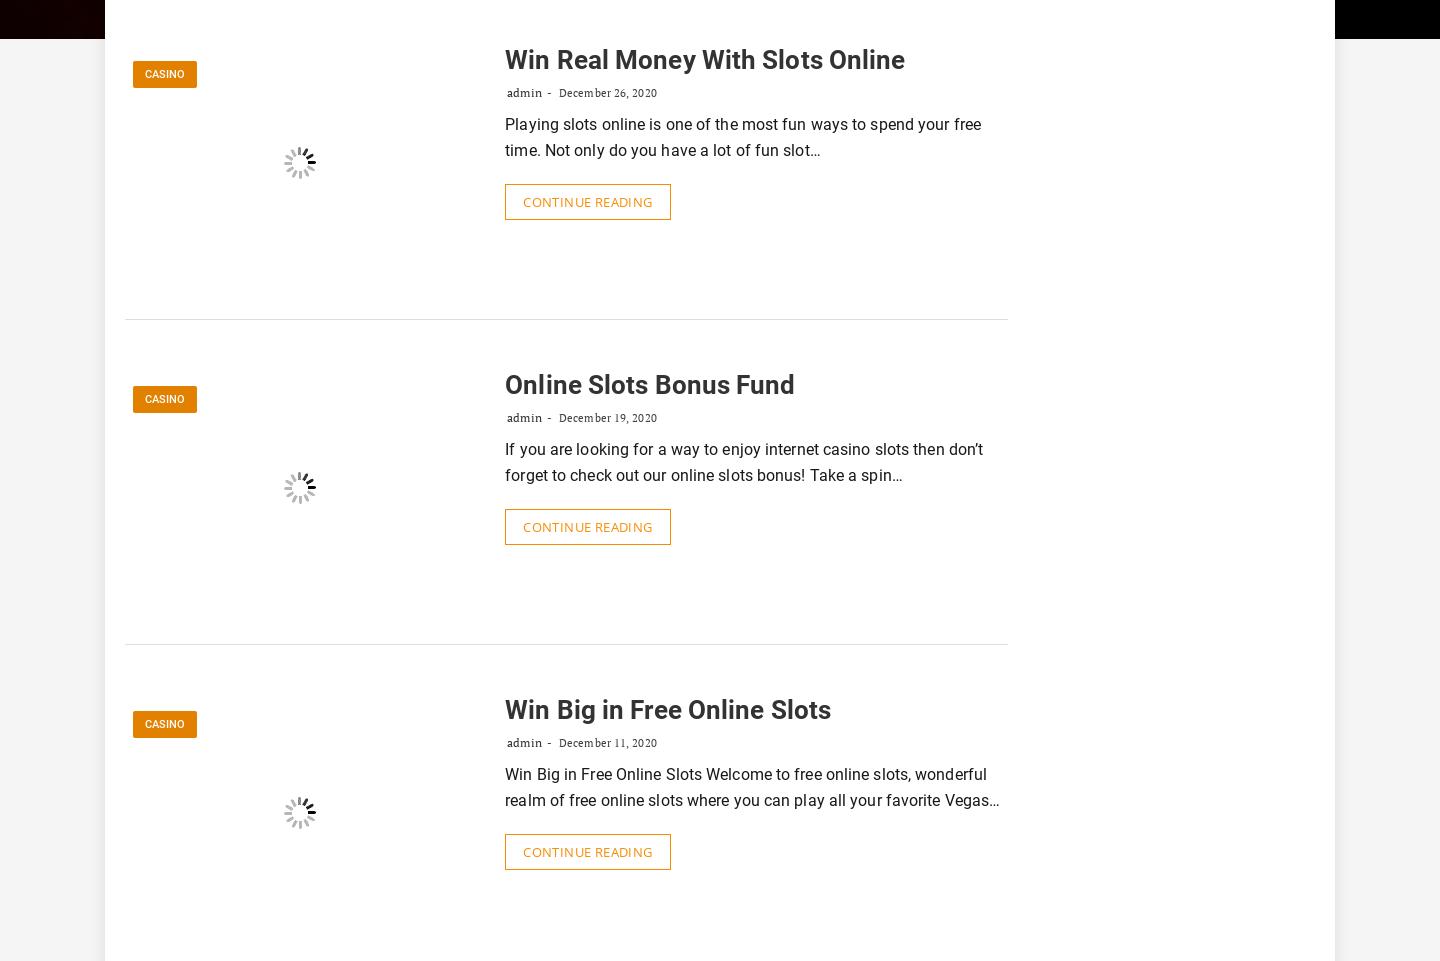 Image resolution: width=1440 pixels, height=961 pixels. Describe the element at coordinates (743, 460) in the screenshot. I see `'If you are looking for a way to enjoy internet casino slots then don’t forget to check out our online slots bonus! Take a spin…'` at that location.